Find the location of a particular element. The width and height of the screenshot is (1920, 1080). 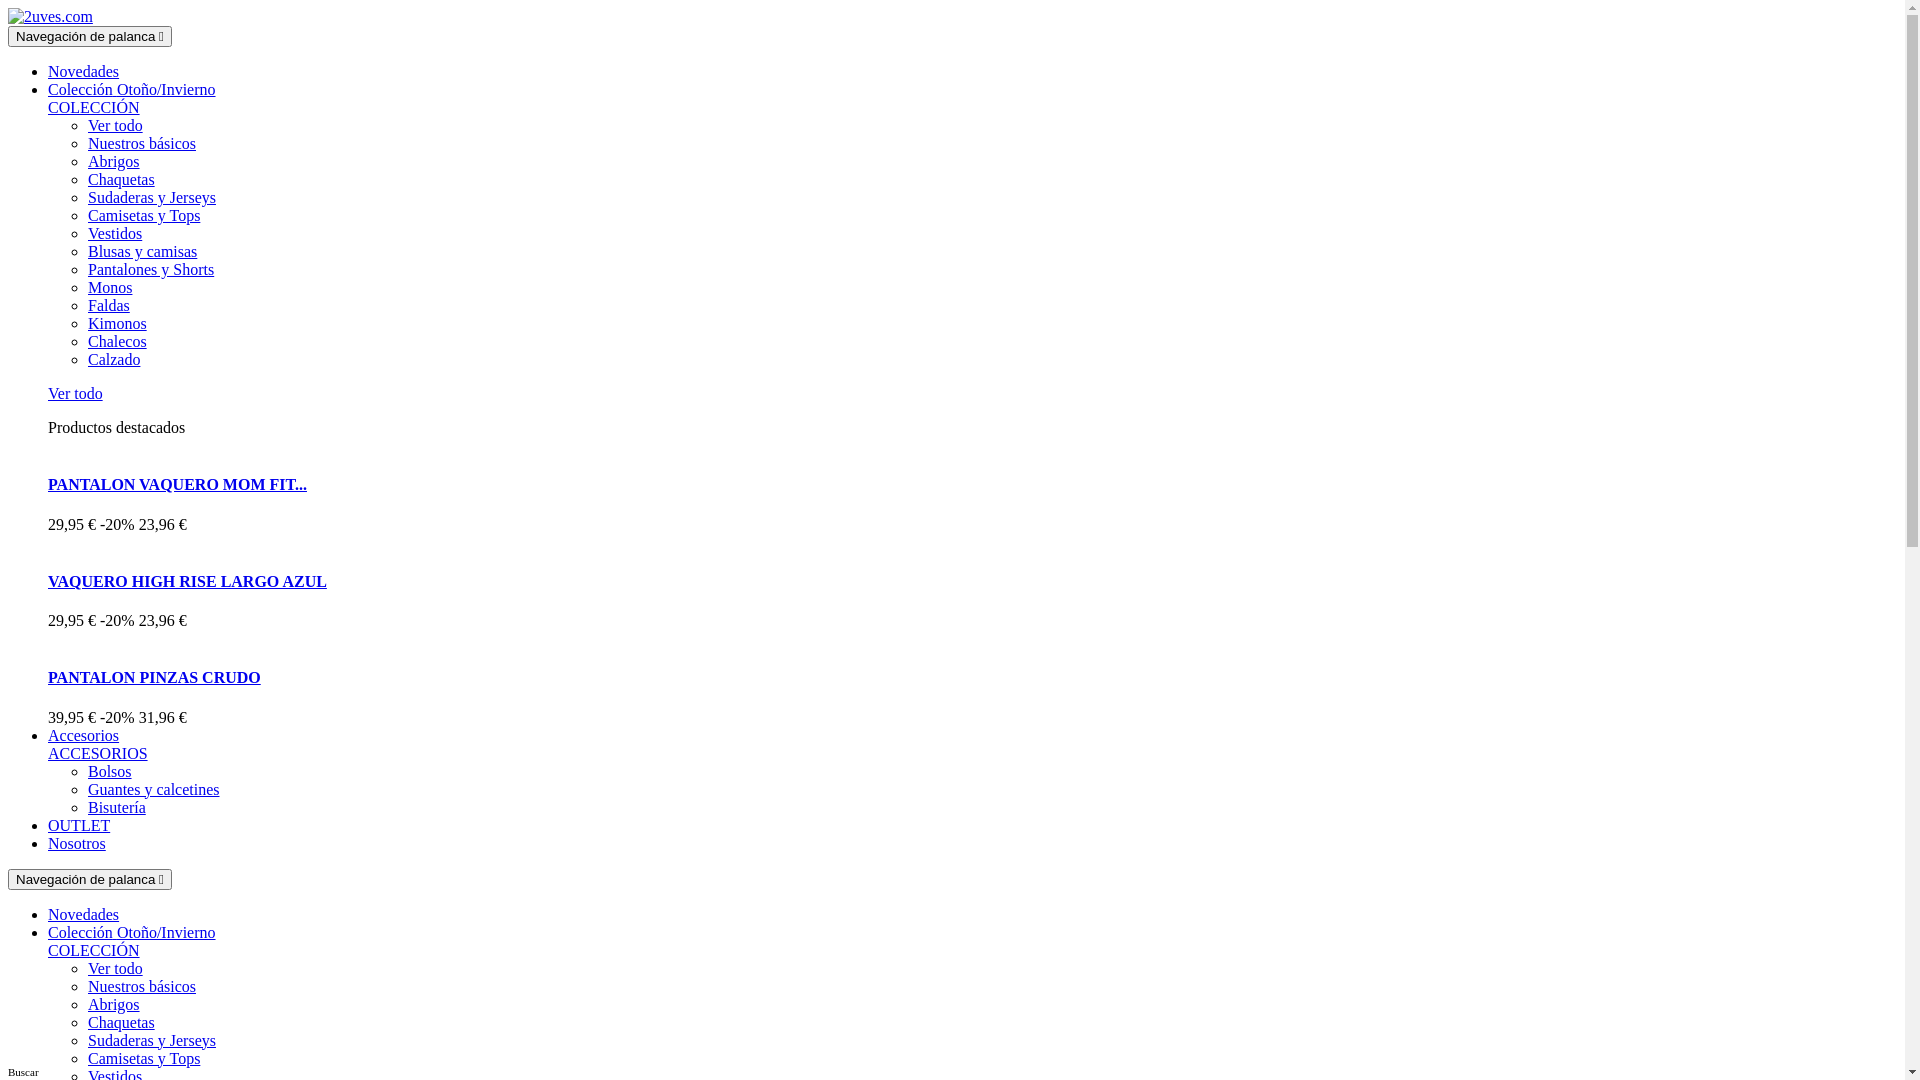

'Ver todo' is located at coordinates (75, 393).